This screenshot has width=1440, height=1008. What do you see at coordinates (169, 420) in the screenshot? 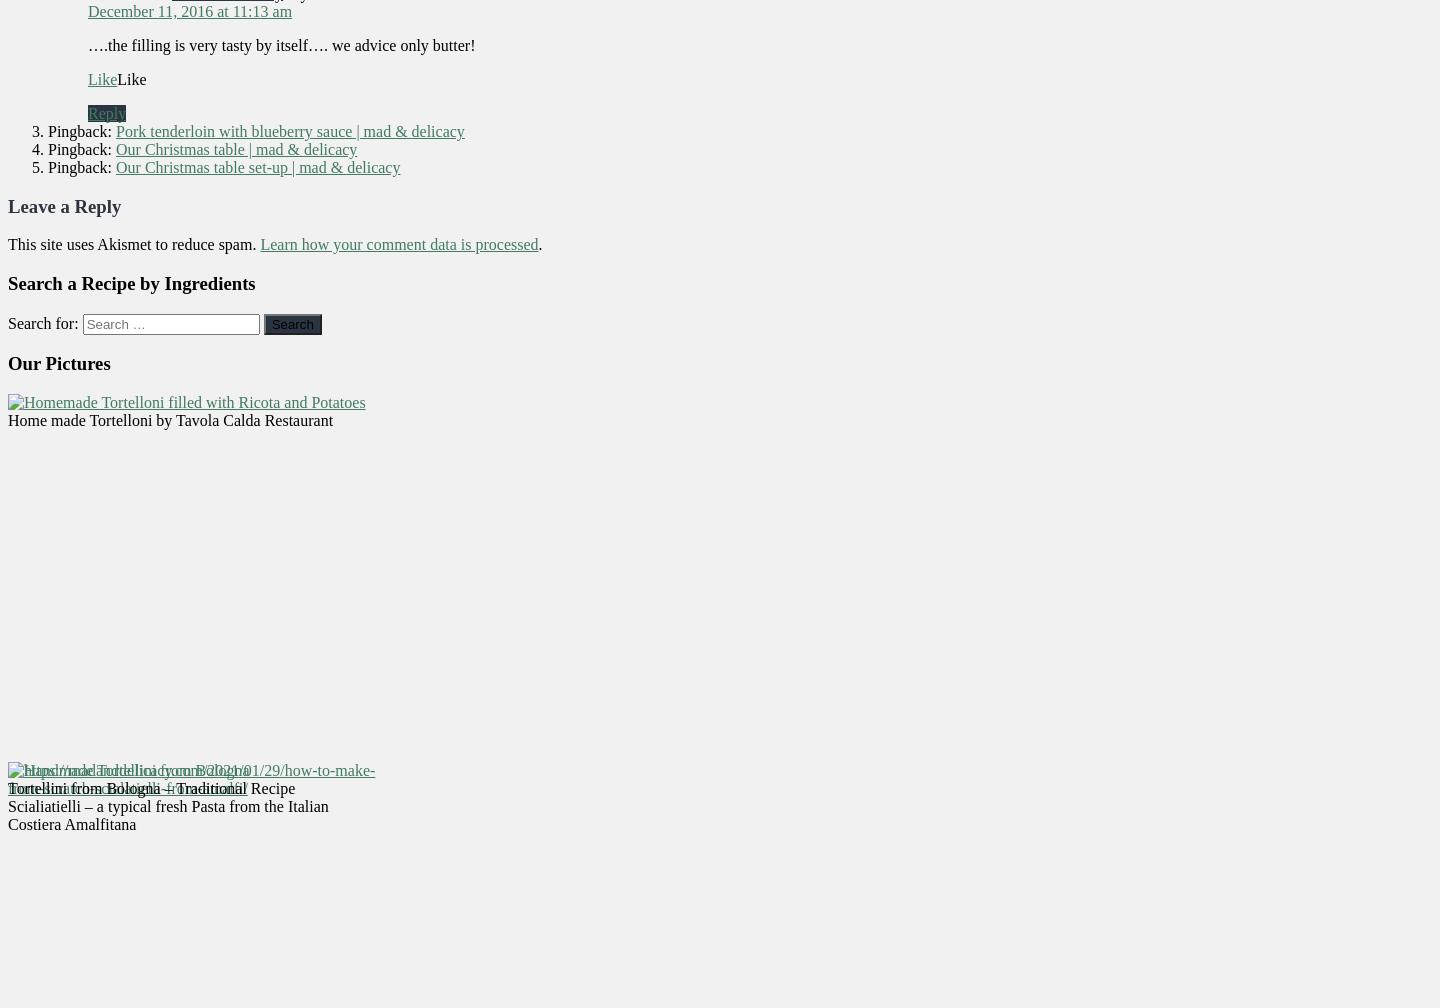
I see `'Home made Tortelloni by Tavola Calda Restaurant'` at bounding box center [169, 420].